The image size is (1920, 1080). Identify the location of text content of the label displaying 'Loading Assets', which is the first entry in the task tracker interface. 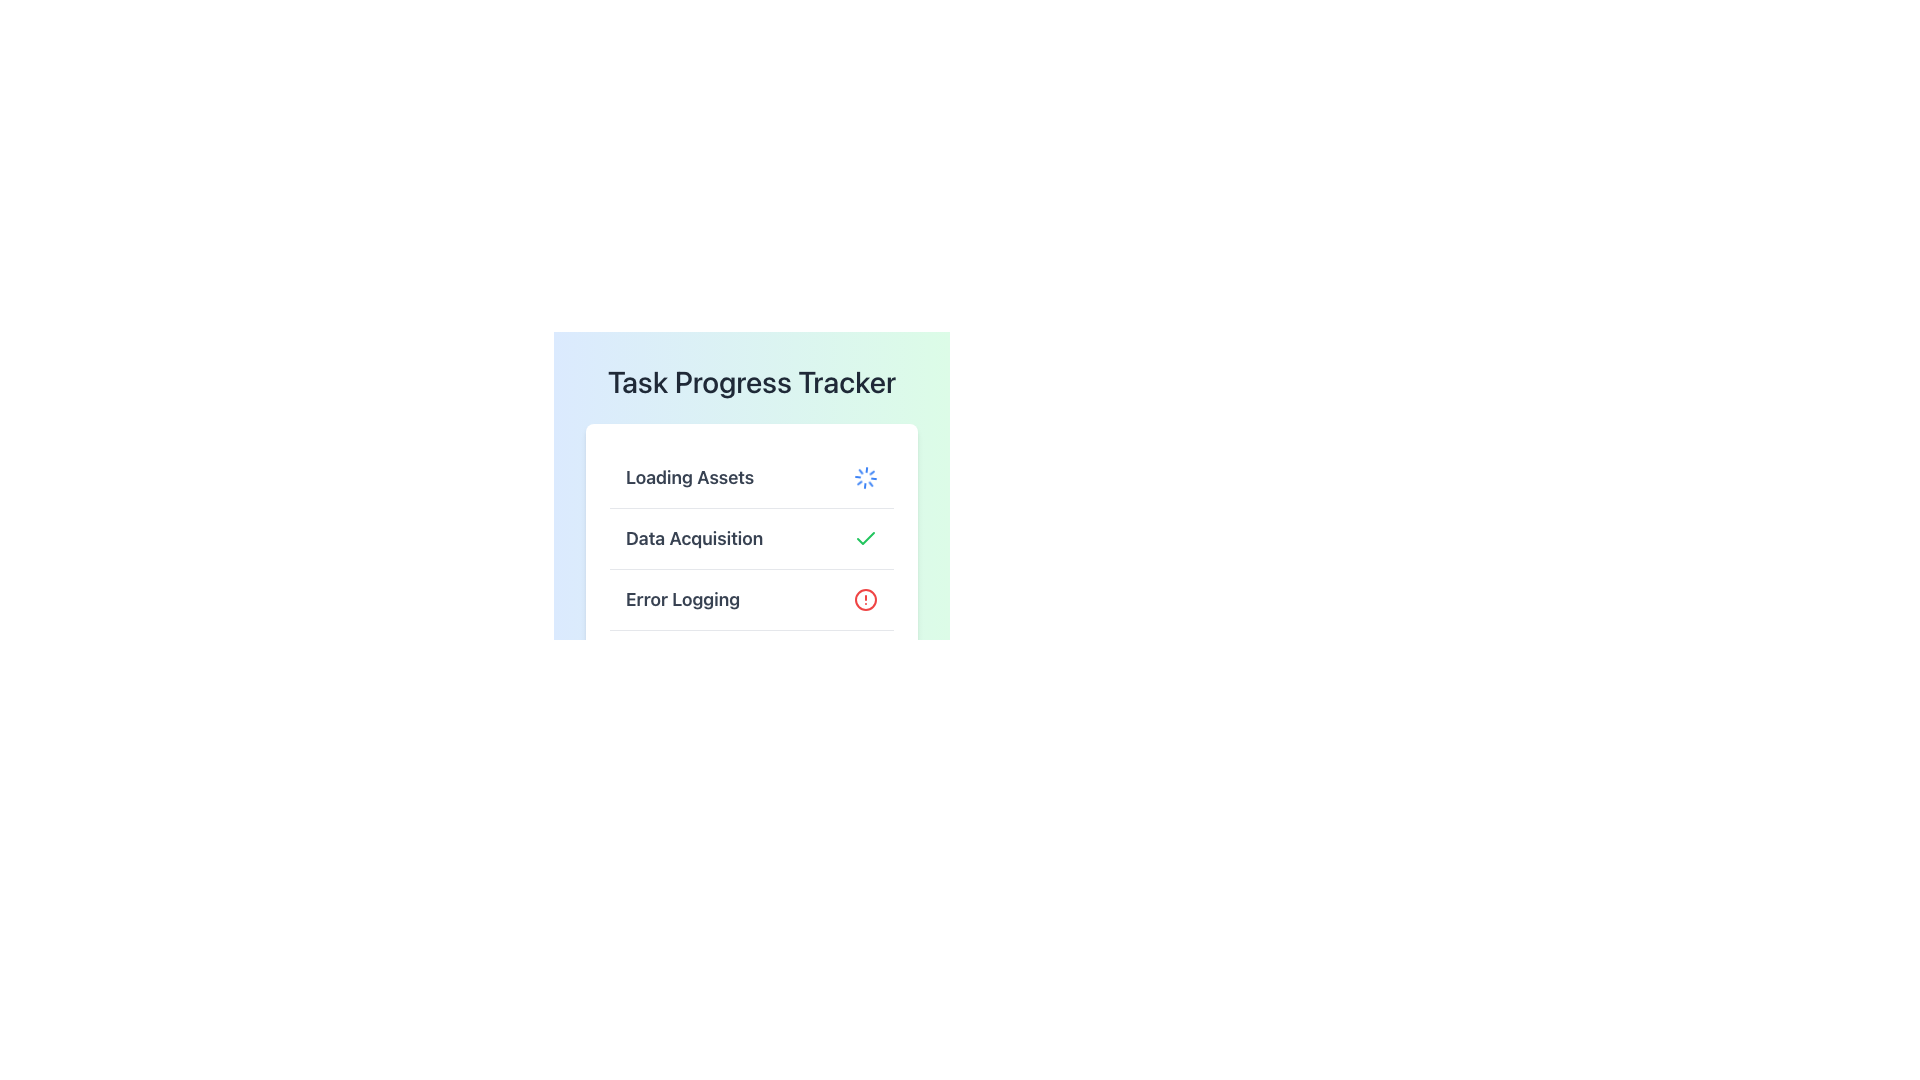
(690, 478).